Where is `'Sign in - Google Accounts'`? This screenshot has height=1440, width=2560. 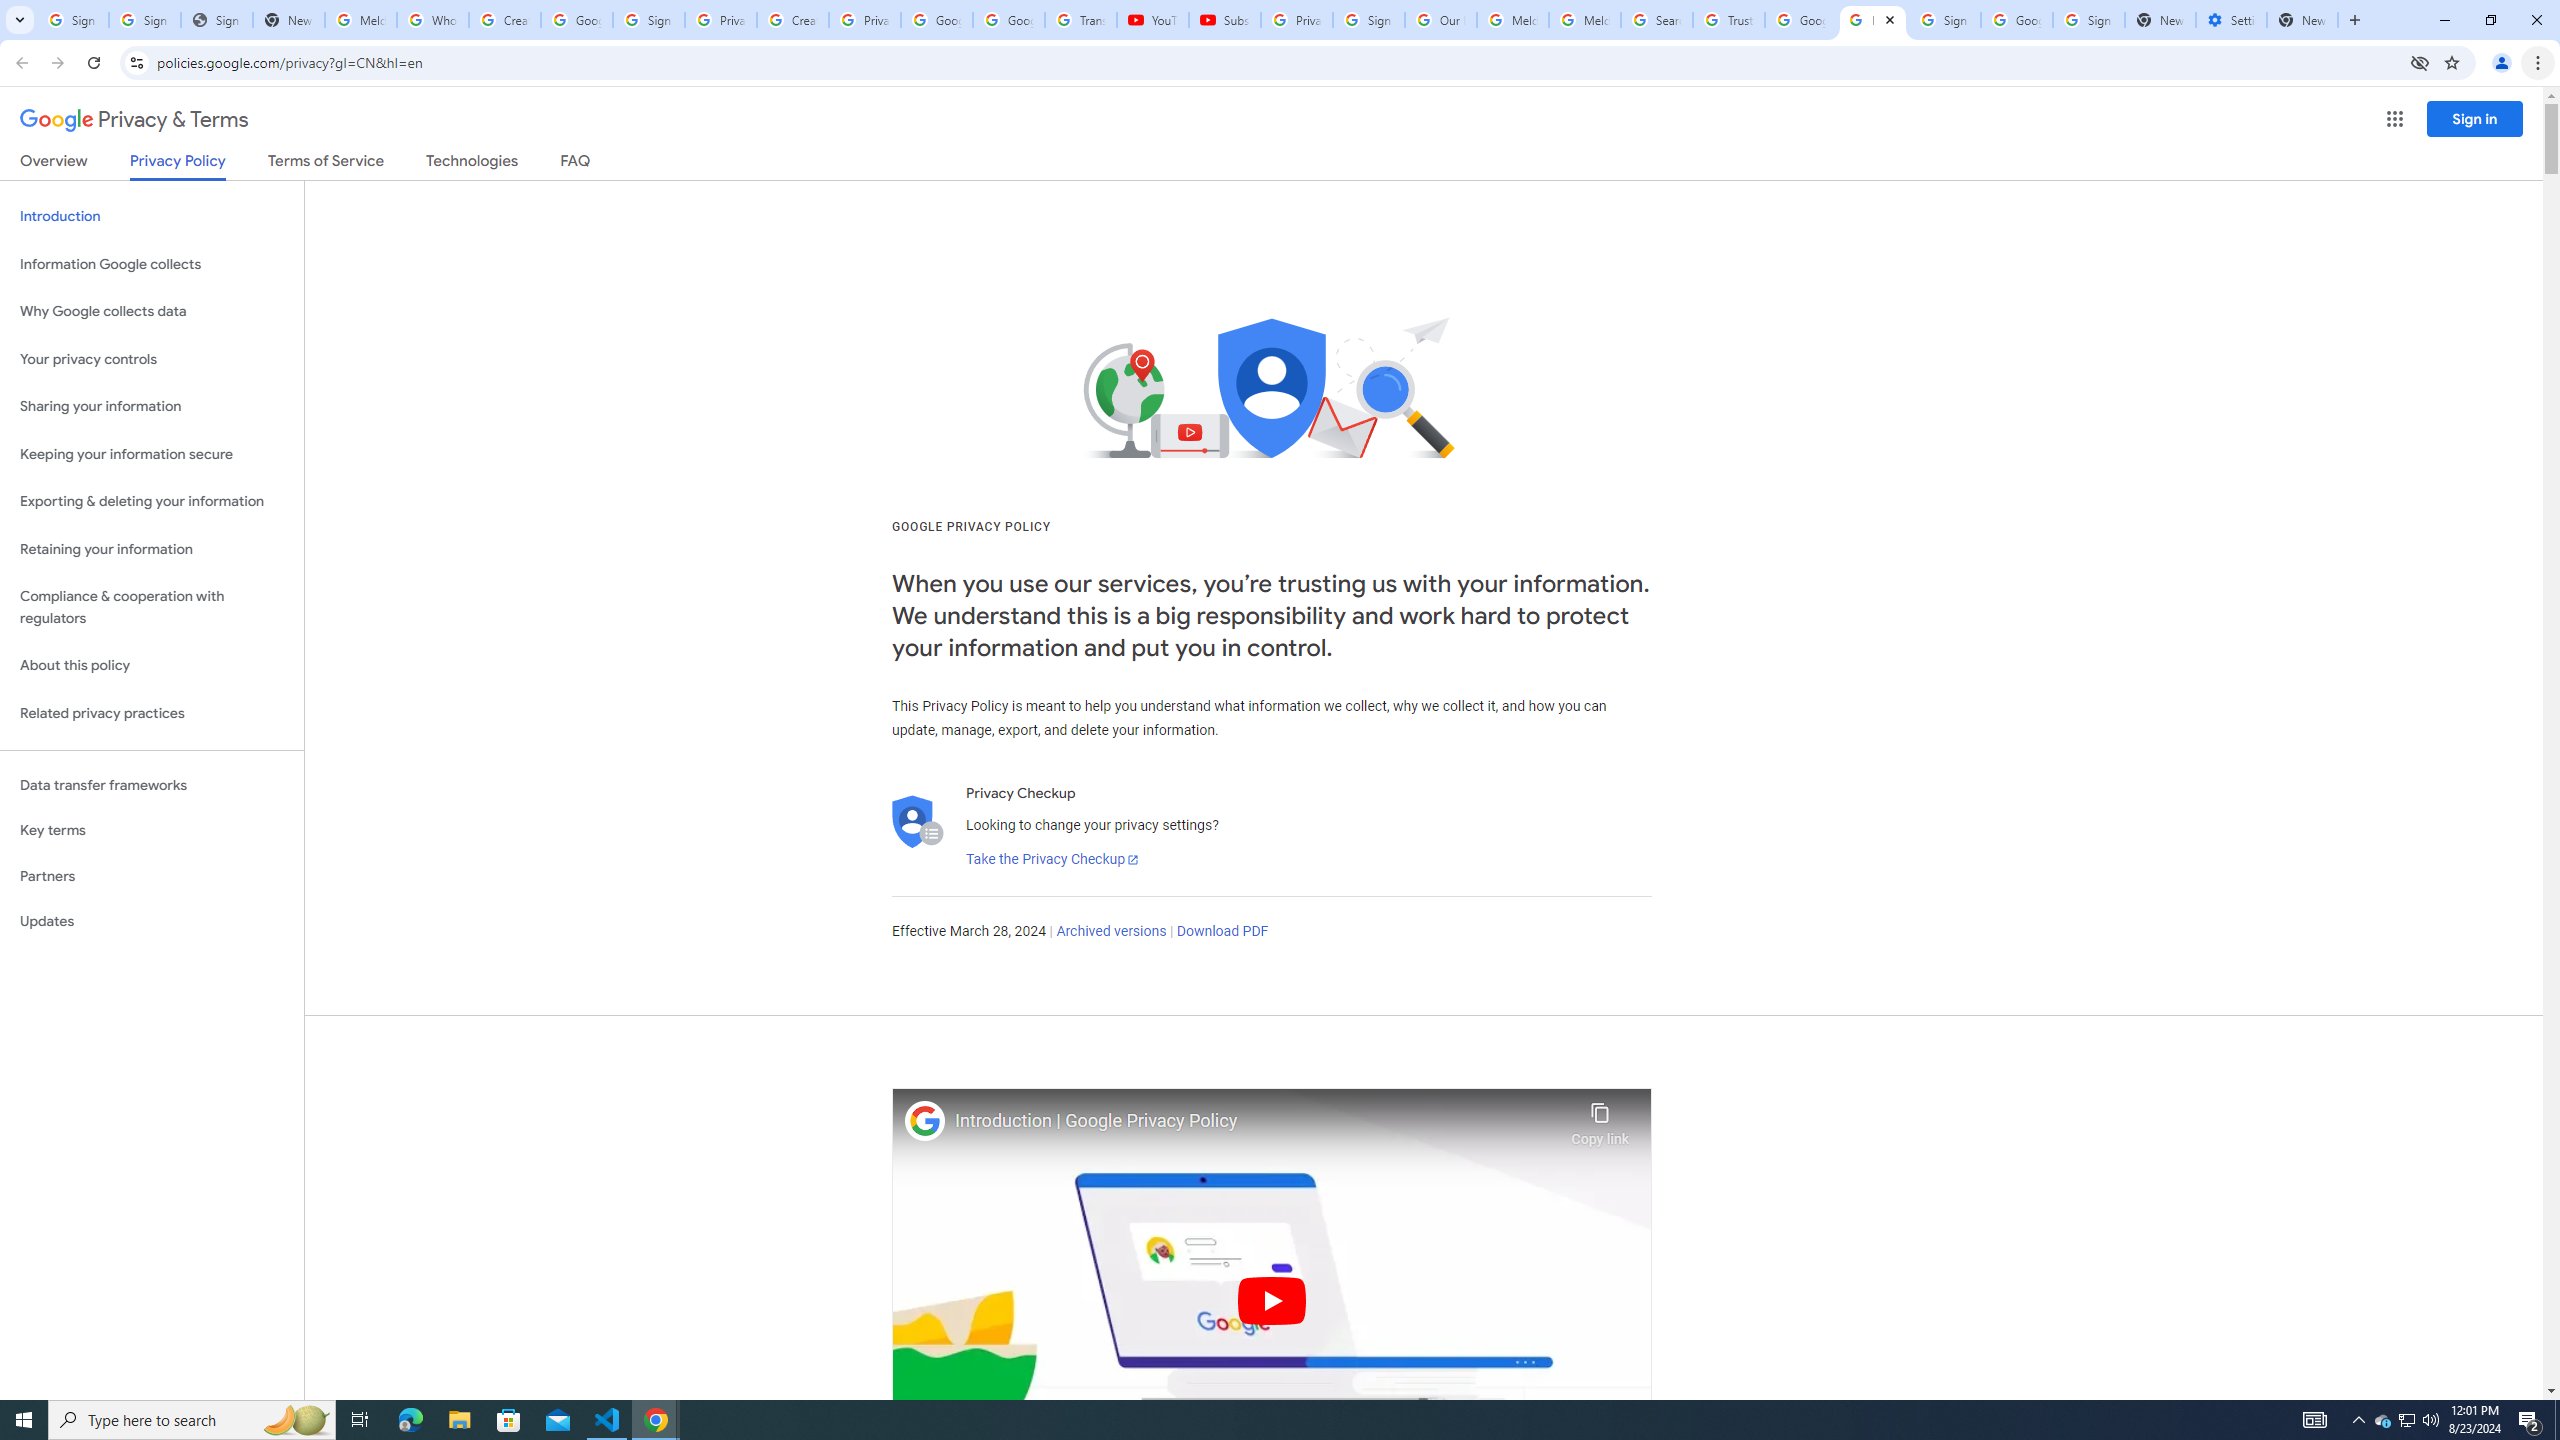 'Sign in - Google Accounts' is located at coordinates (2087, 19).